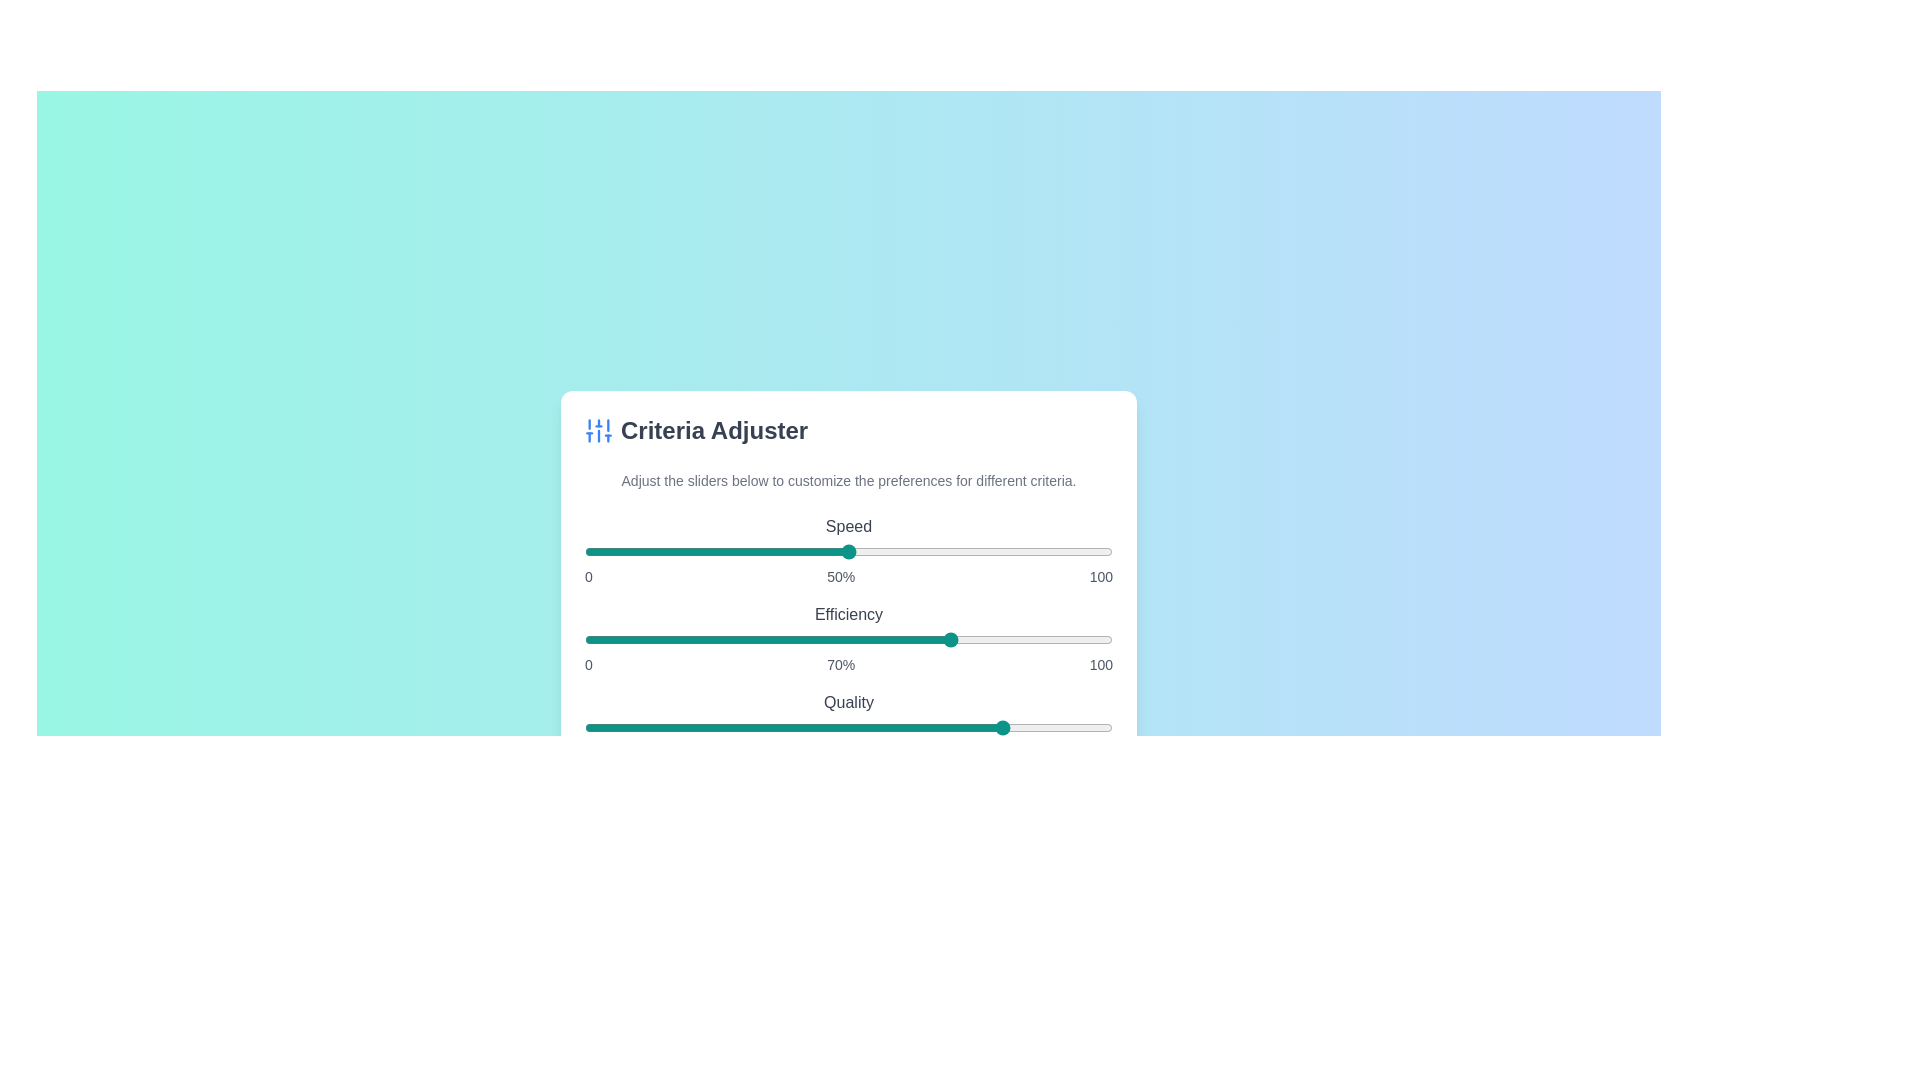  I want to click on the 'Quality' slider to set its value to 2, so click(594, 728).